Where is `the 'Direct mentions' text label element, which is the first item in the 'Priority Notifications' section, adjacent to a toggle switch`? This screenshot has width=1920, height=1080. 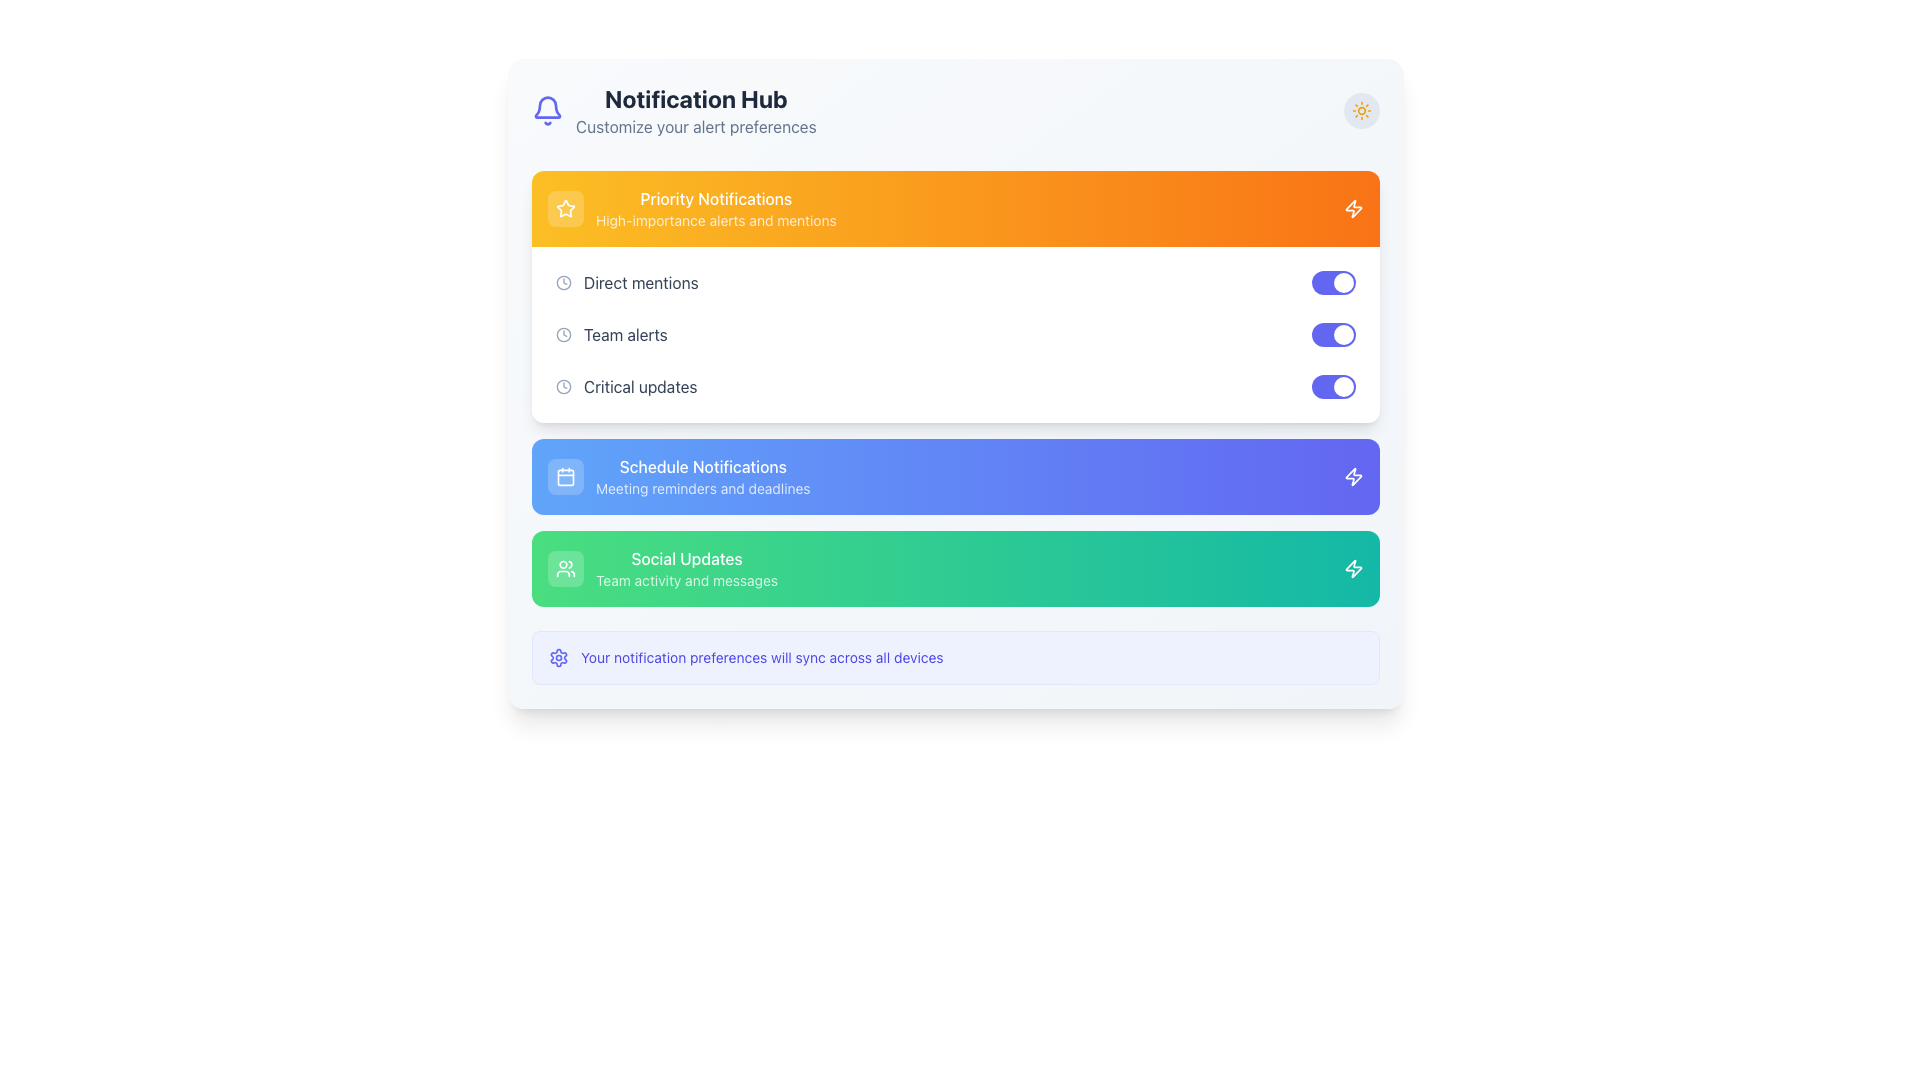
the 'Direct mentions' text label element, which is the first item in the 'Priority Notifications' section, adjacent to a toggle switch is located at coordinates (641, 282).